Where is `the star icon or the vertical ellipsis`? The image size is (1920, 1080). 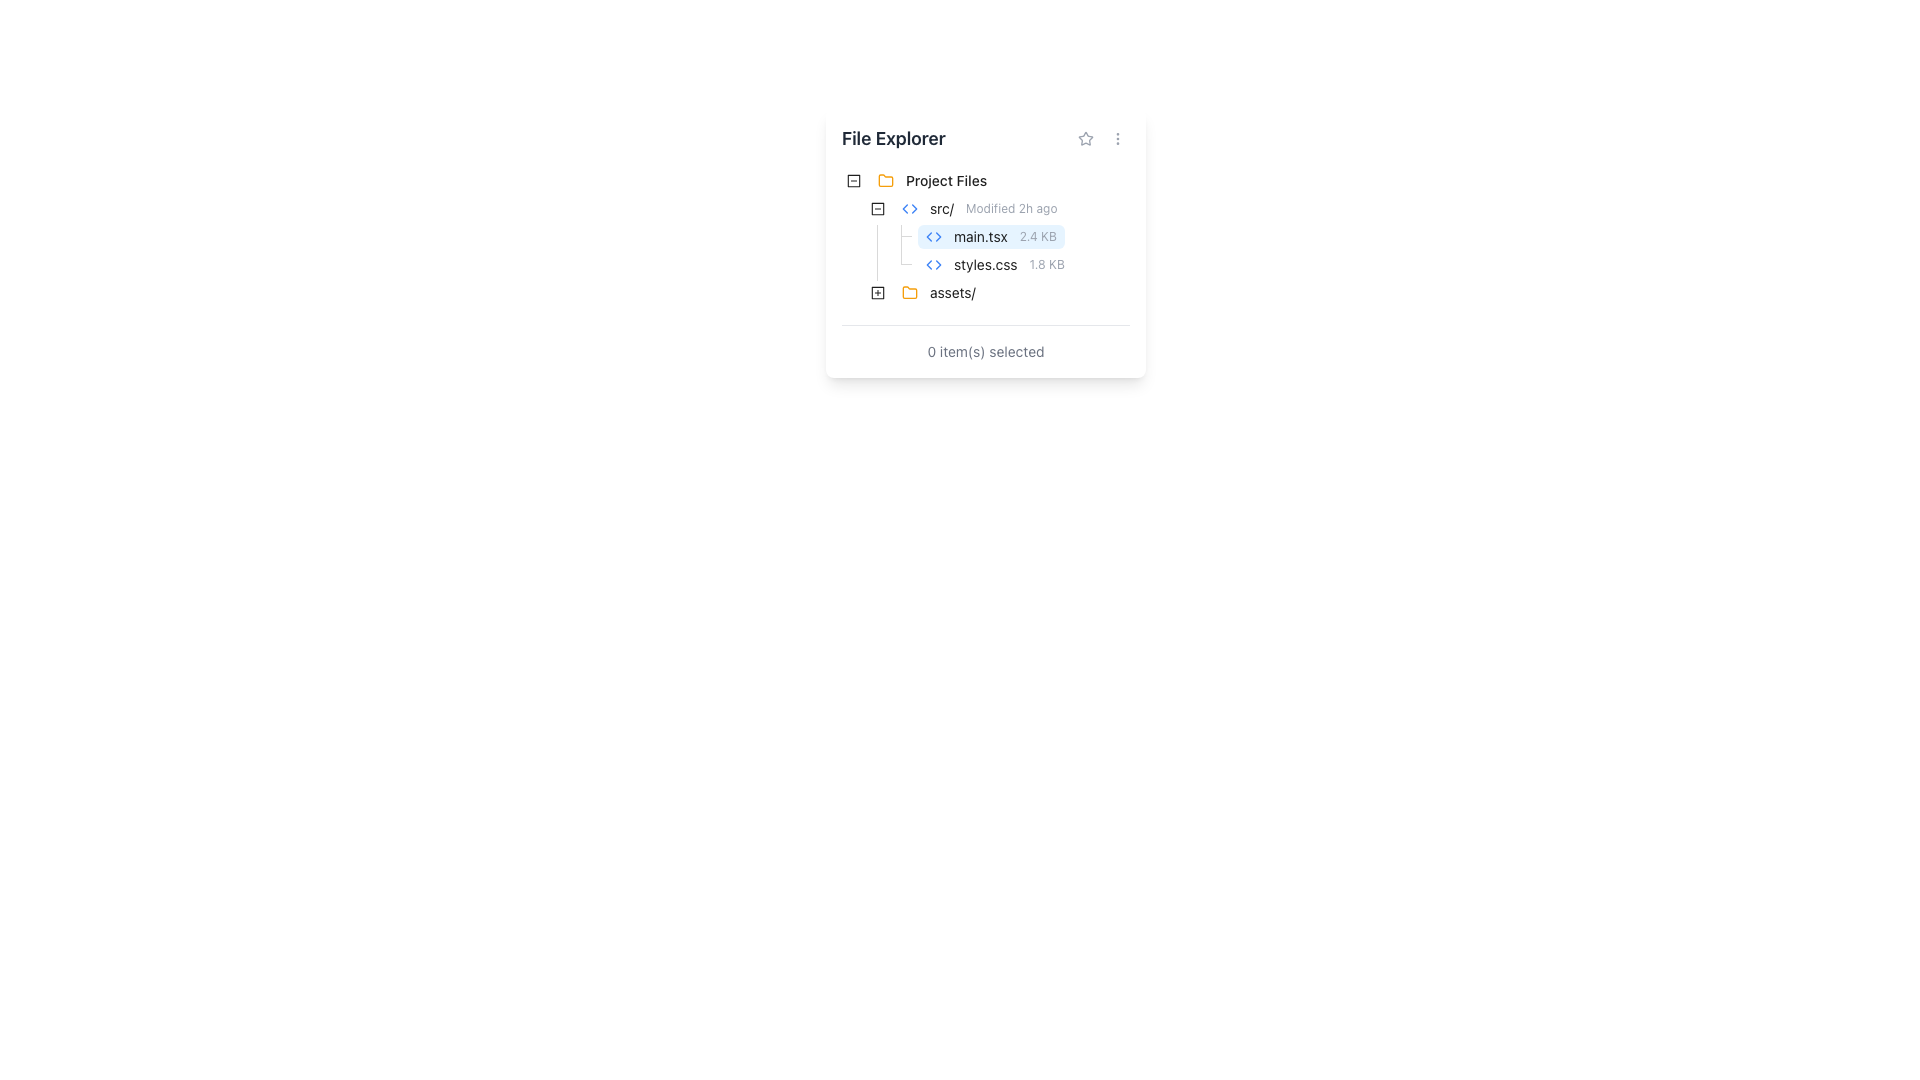
the star icon or the vertical ellipsis is located at coordinates (1101, 137).